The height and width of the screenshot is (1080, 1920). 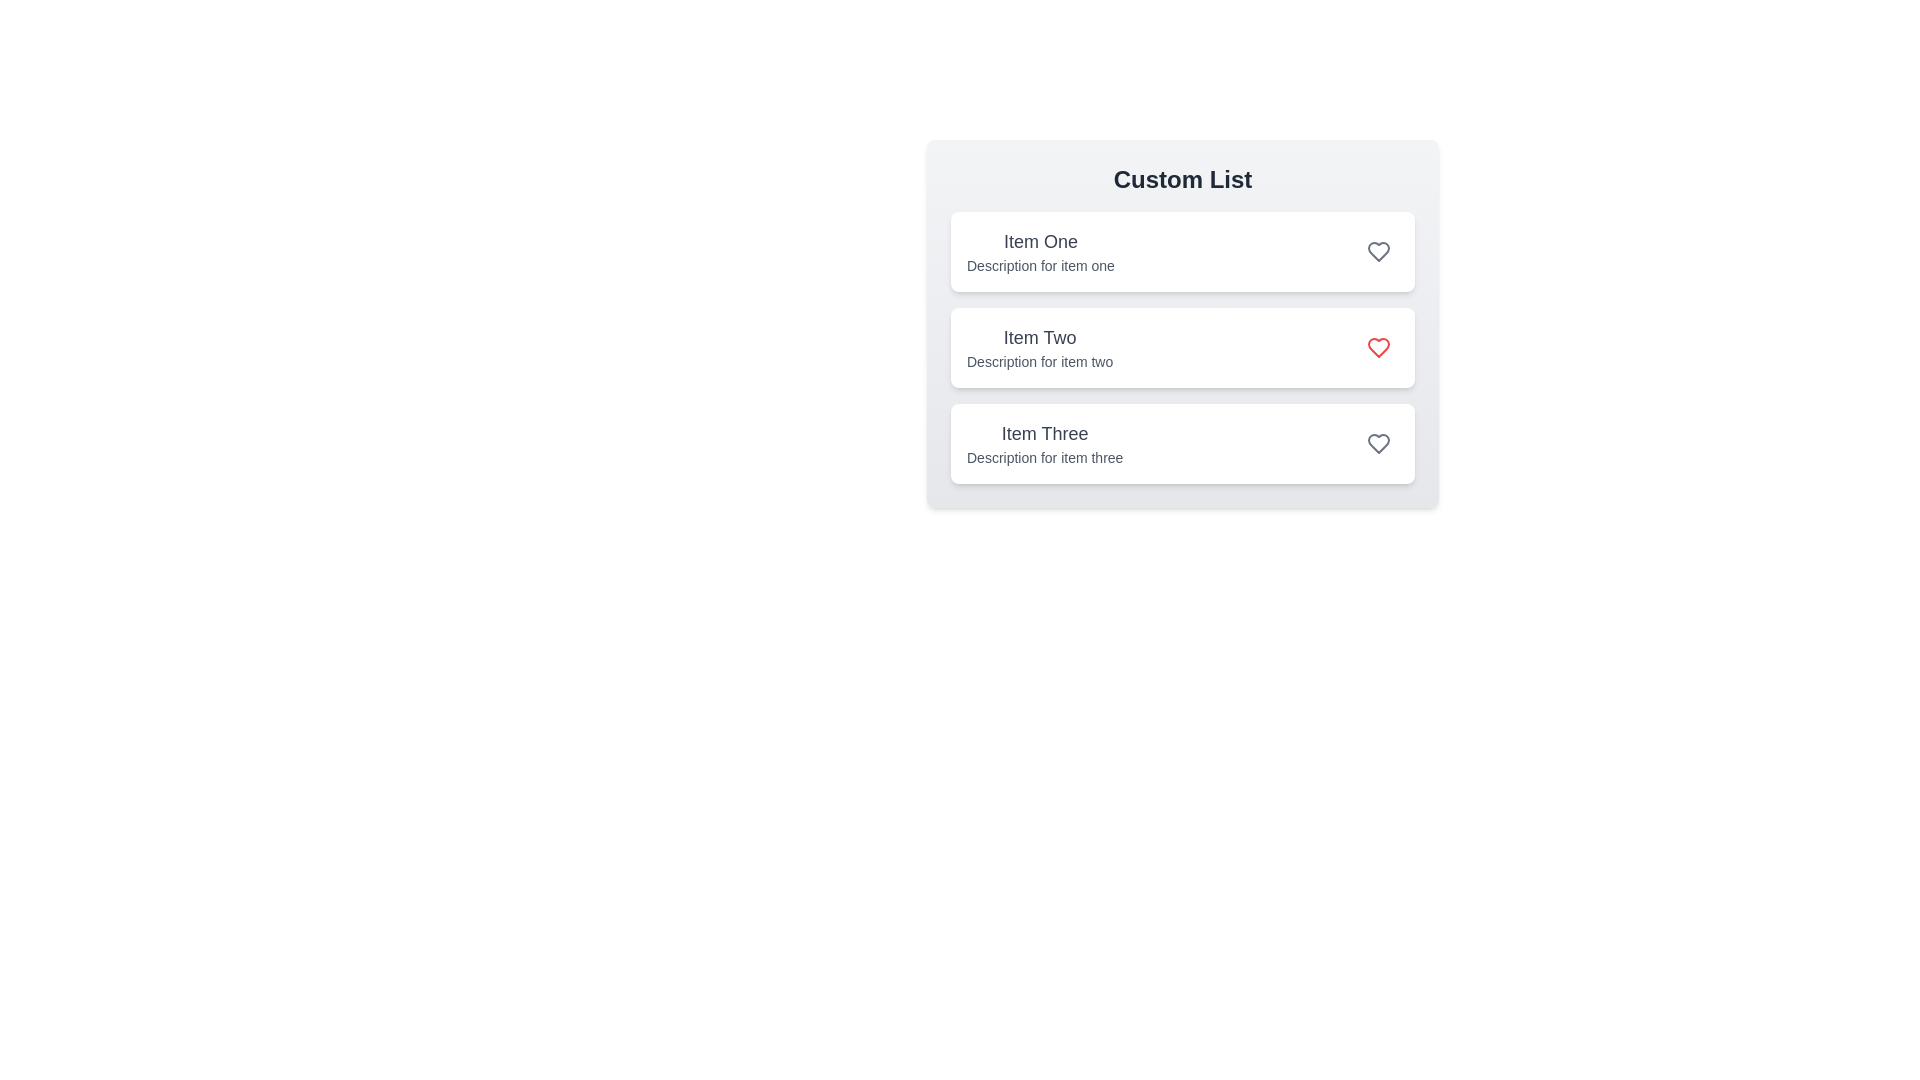 What do you see at coordinates (1377, 346) in the screenshot?
I see `the heart icon for Item Two to toggle its favorite status` at bounding box center [1377, 346].